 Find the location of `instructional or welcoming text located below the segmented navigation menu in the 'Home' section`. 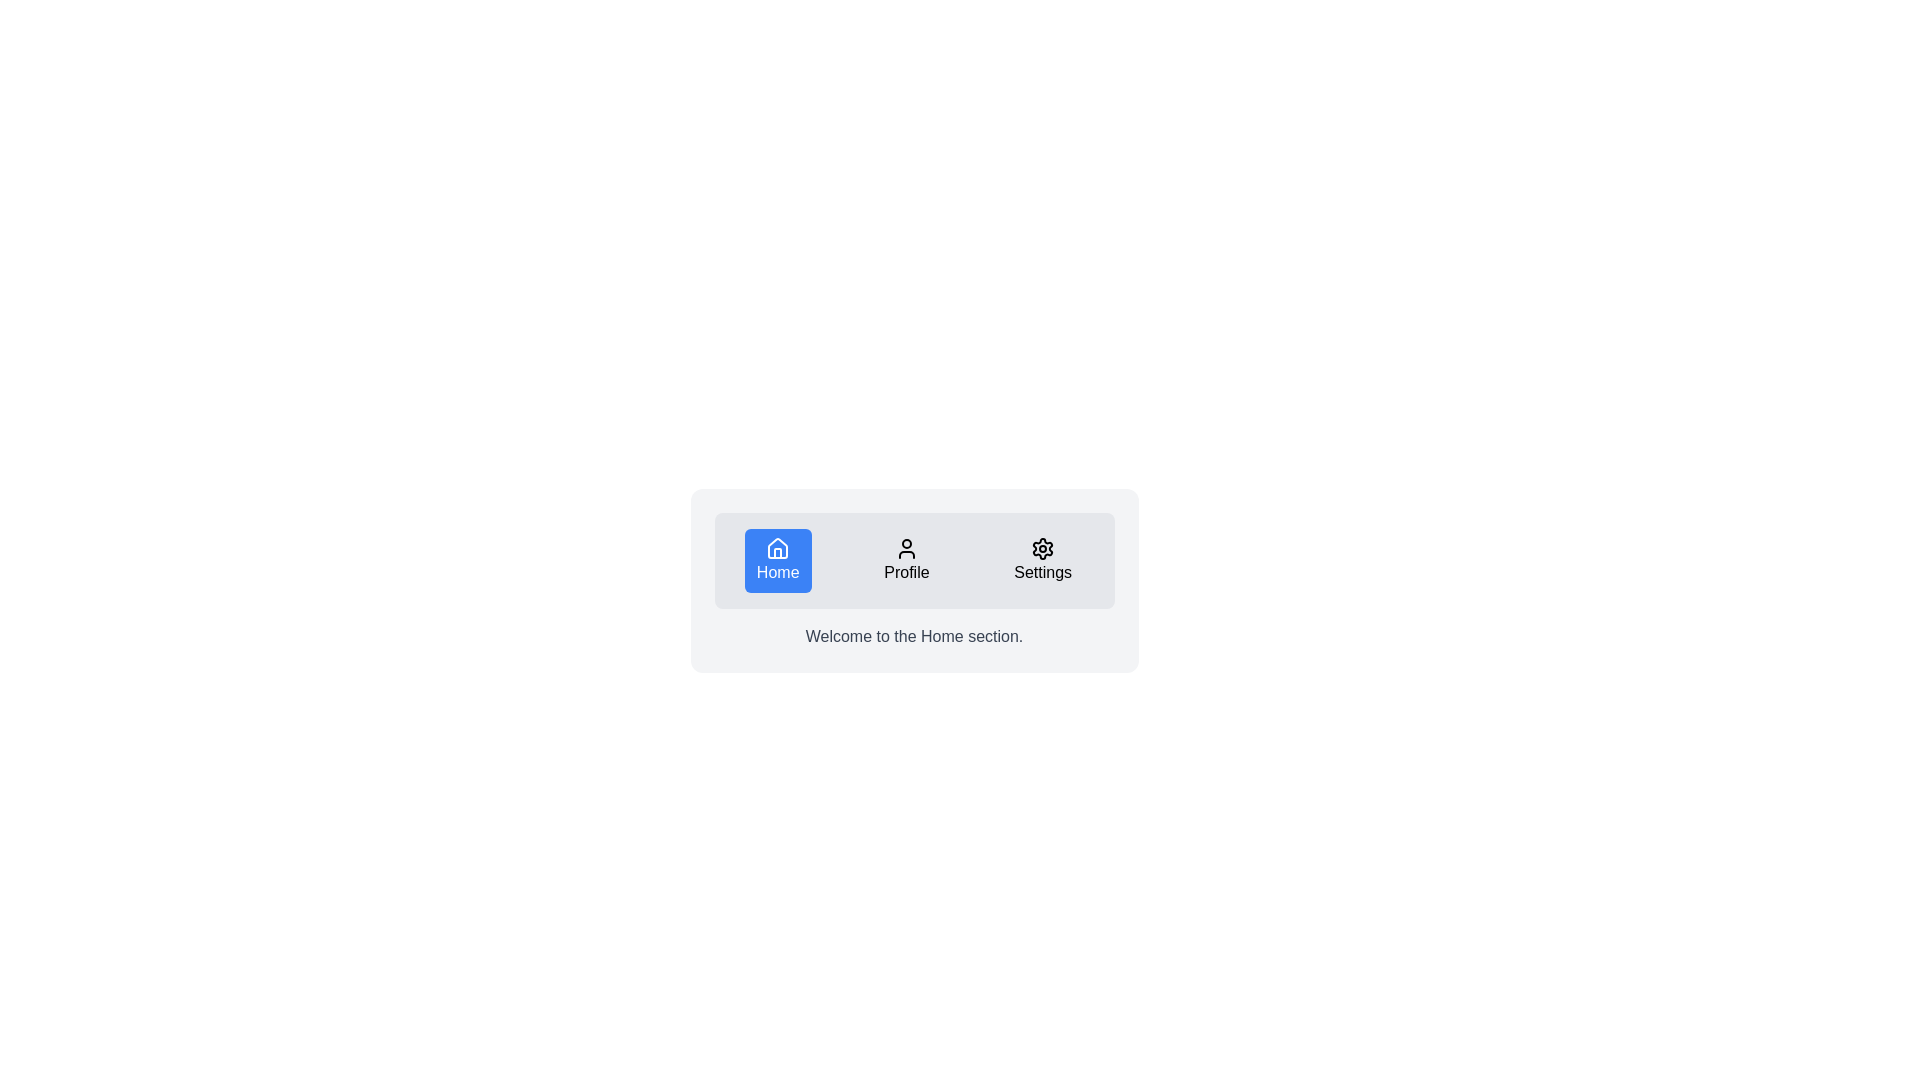

instructional or welcoming text located below the segmented navigation menu in the 'Home' section is located at coordinates (913, 636).